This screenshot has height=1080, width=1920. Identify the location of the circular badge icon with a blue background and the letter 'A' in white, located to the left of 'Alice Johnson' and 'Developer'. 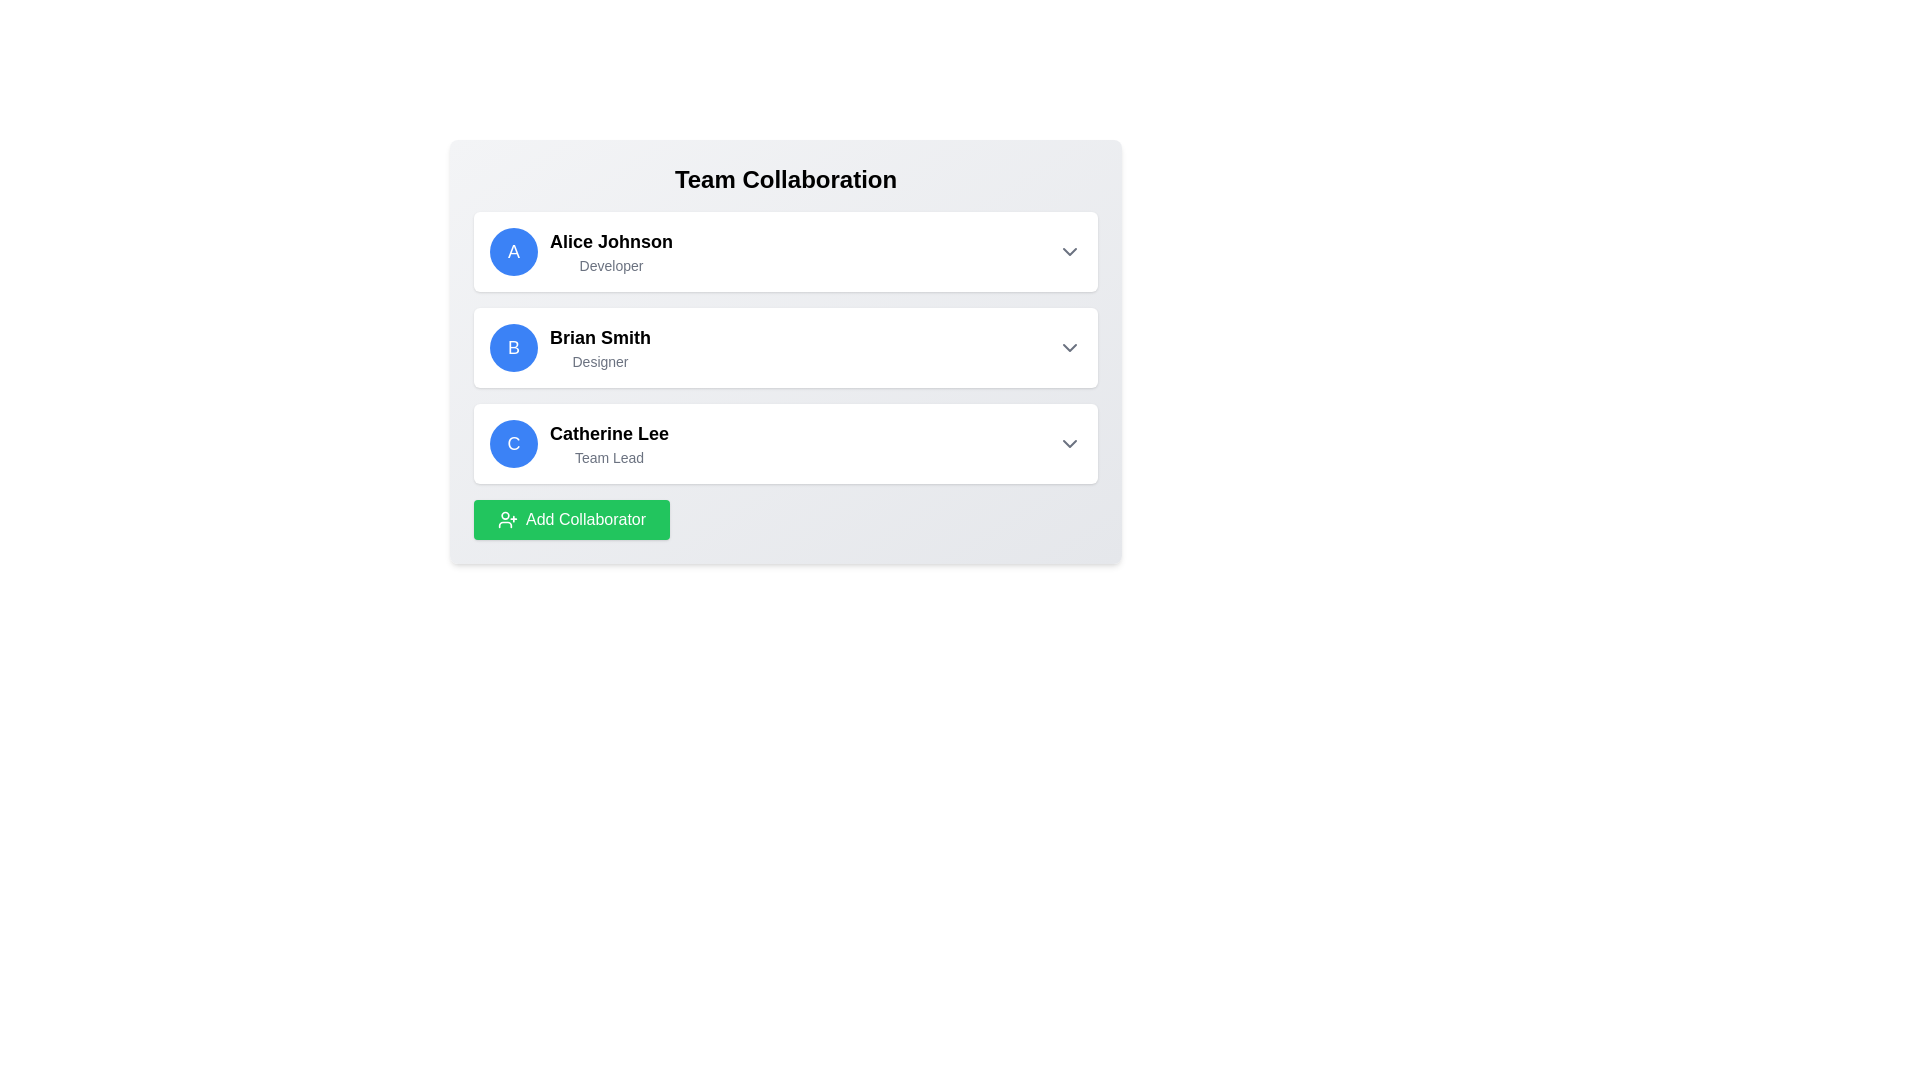
(513, 250).